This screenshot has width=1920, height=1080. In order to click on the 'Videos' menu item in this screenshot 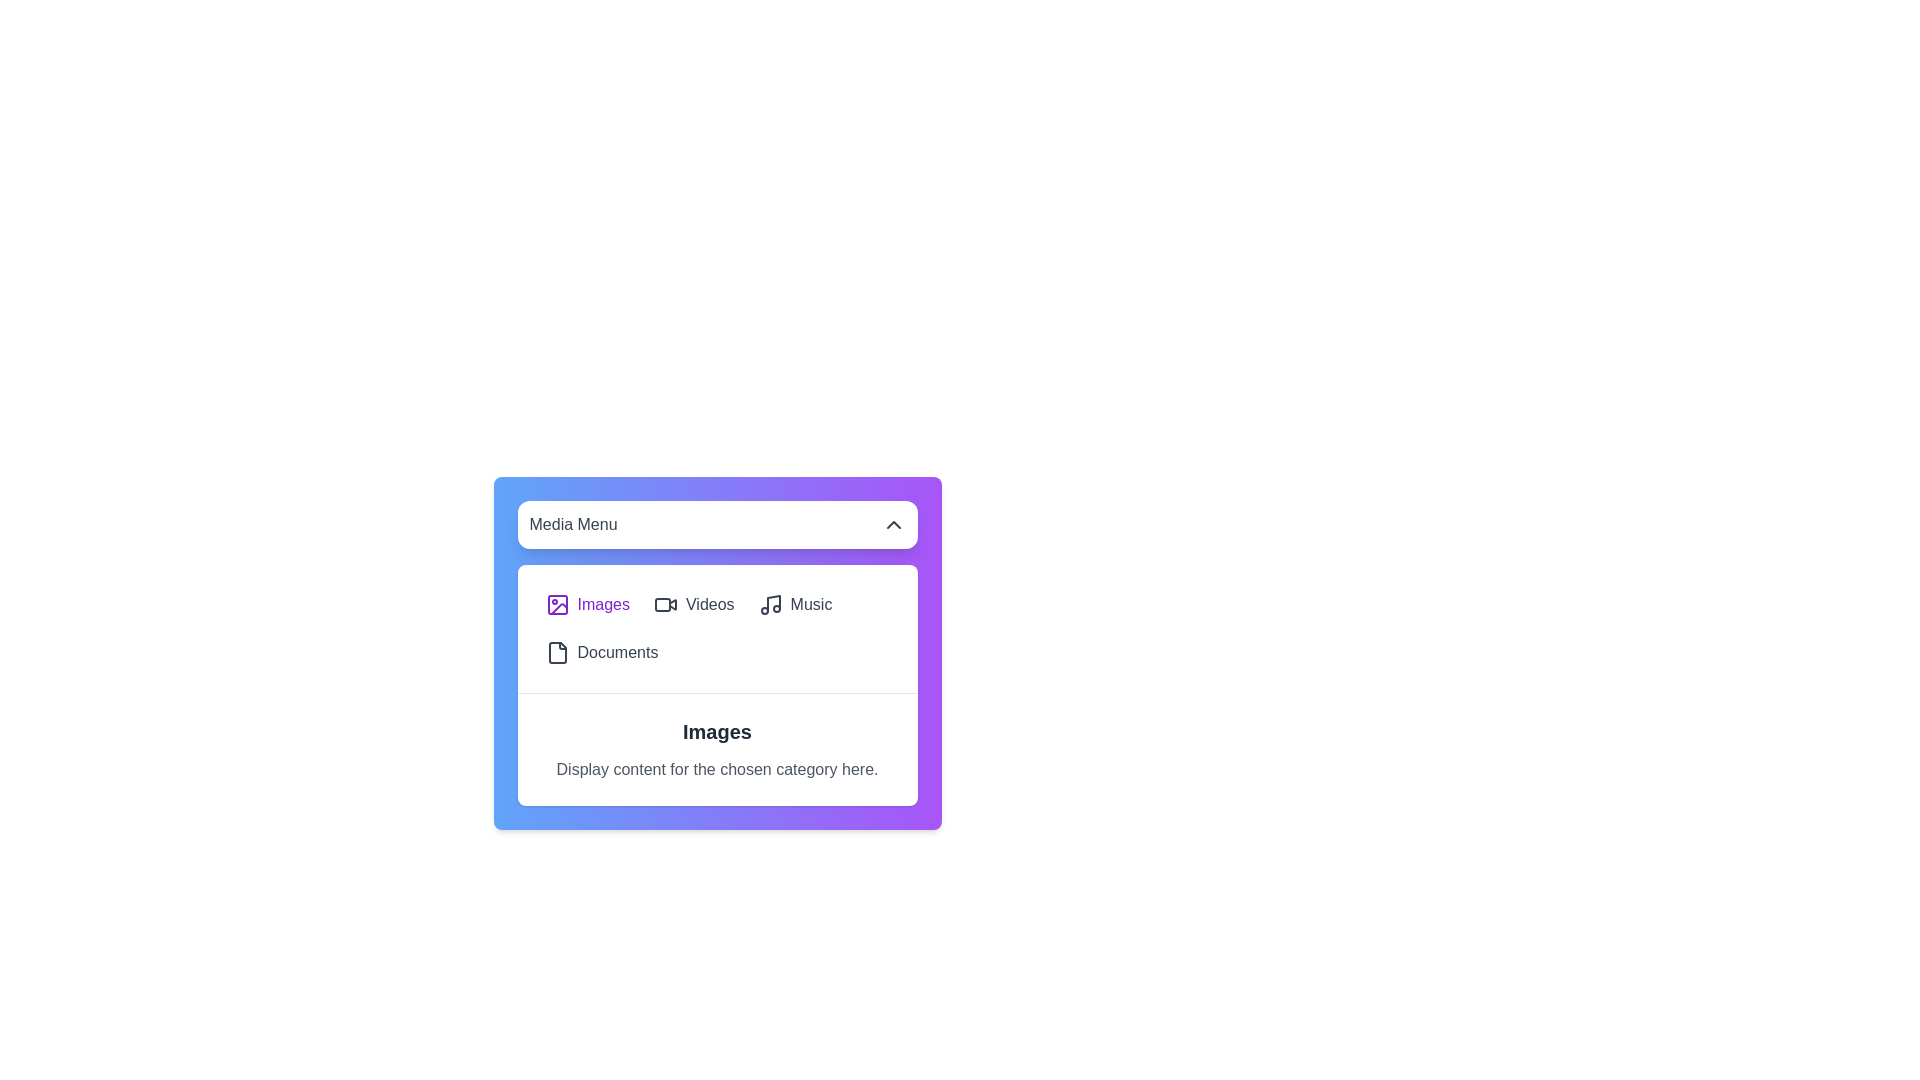, I will do `click(694, 604)`.